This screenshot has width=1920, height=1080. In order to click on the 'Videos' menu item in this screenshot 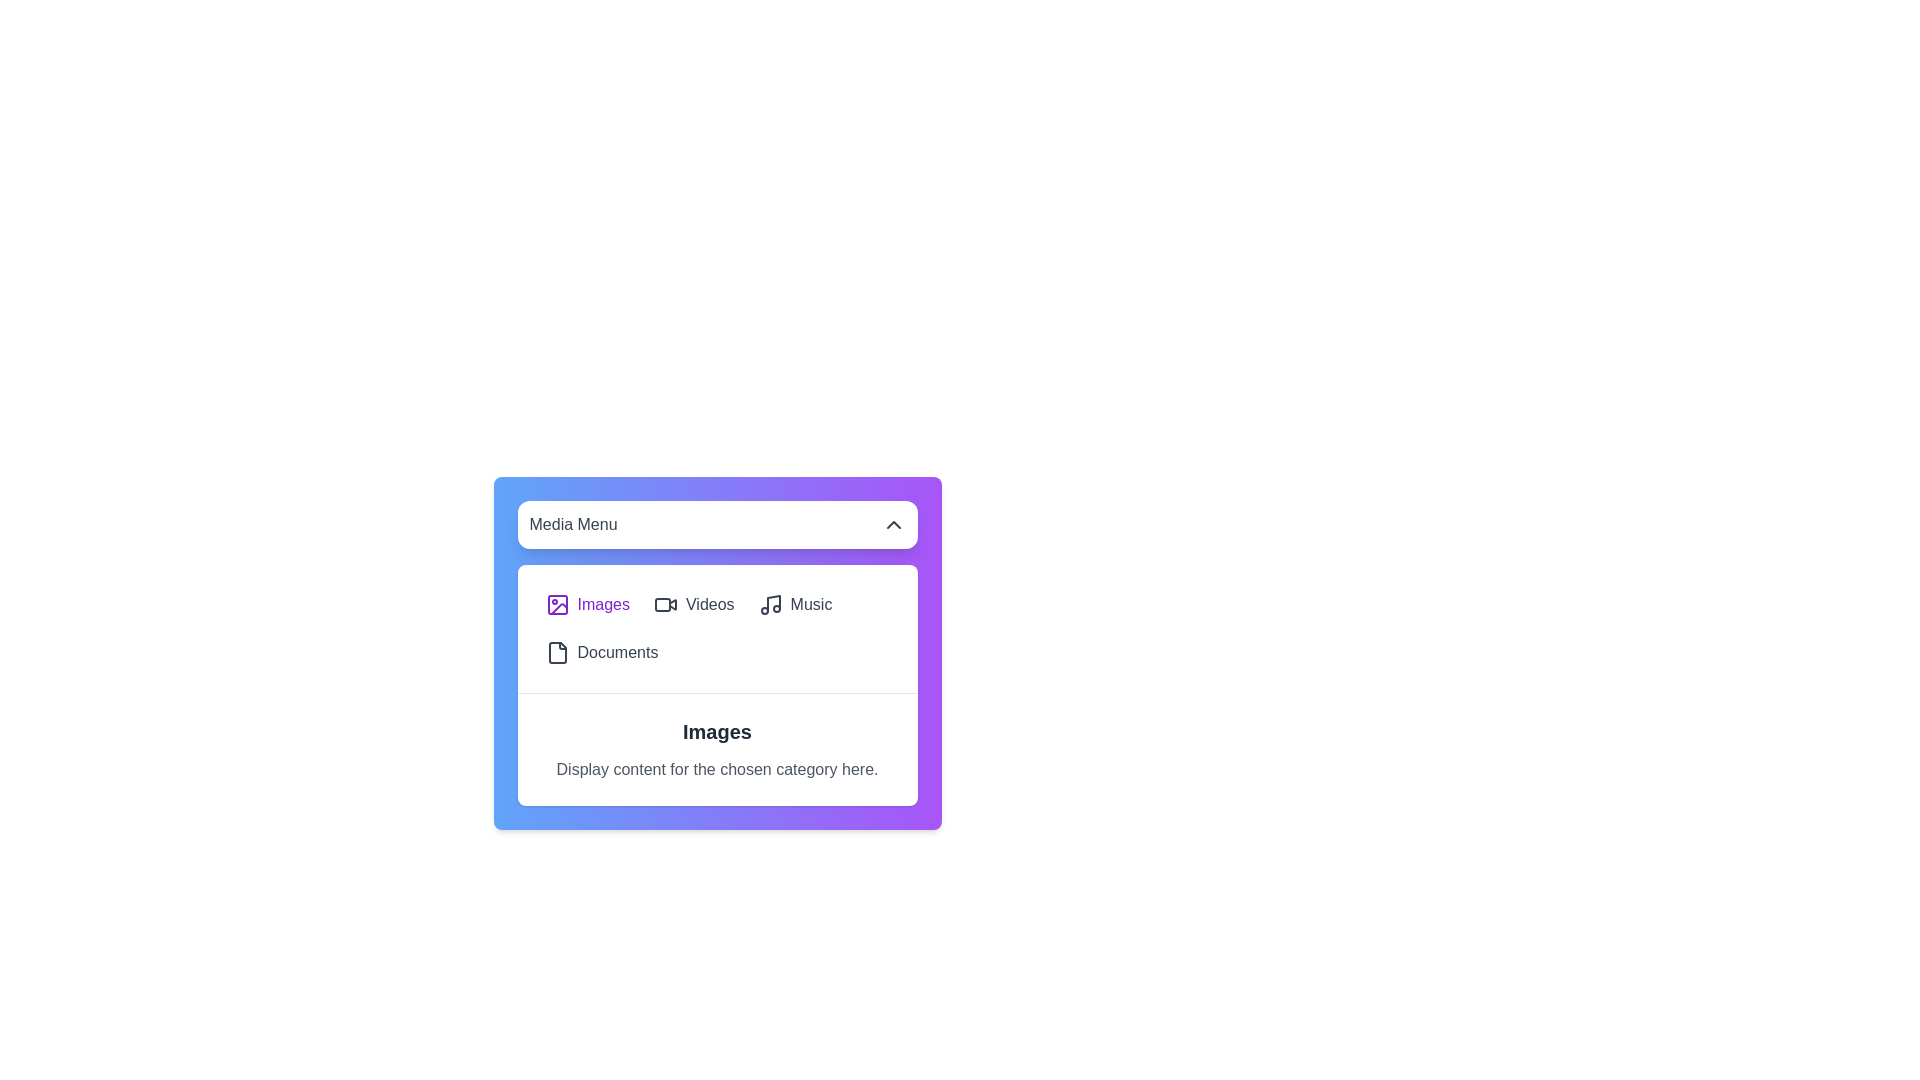, I will do `click(694, 604)`.